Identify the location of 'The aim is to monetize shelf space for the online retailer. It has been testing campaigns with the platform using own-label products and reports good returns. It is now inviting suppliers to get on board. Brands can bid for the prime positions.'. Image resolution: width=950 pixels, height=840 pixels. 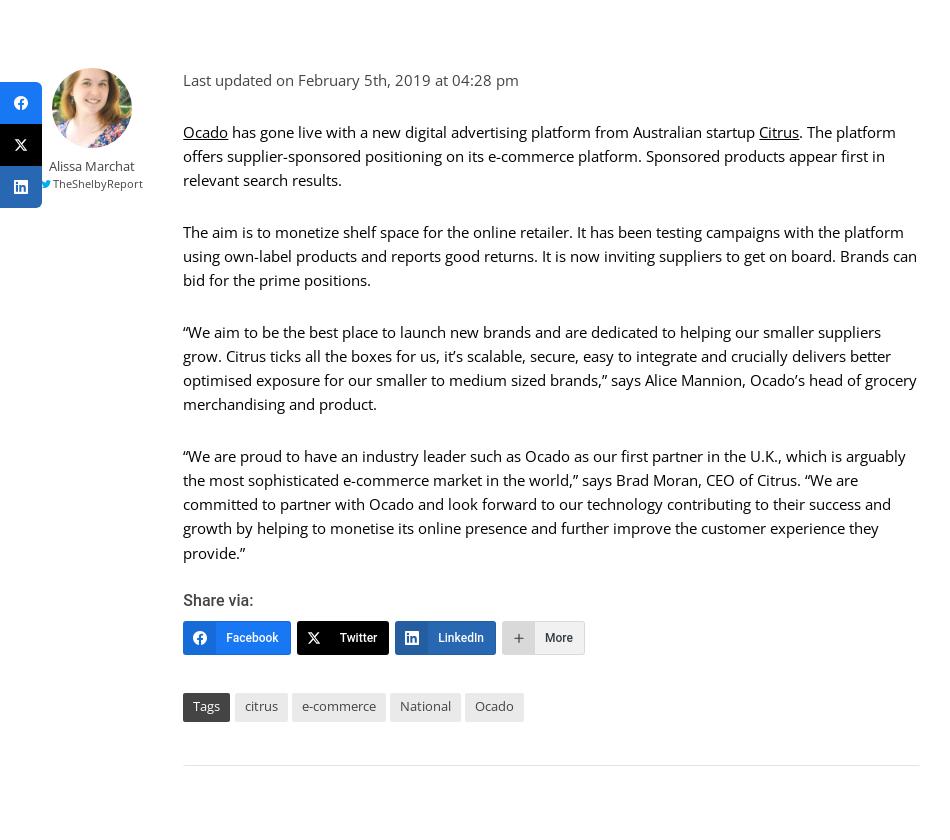
(549, 254).